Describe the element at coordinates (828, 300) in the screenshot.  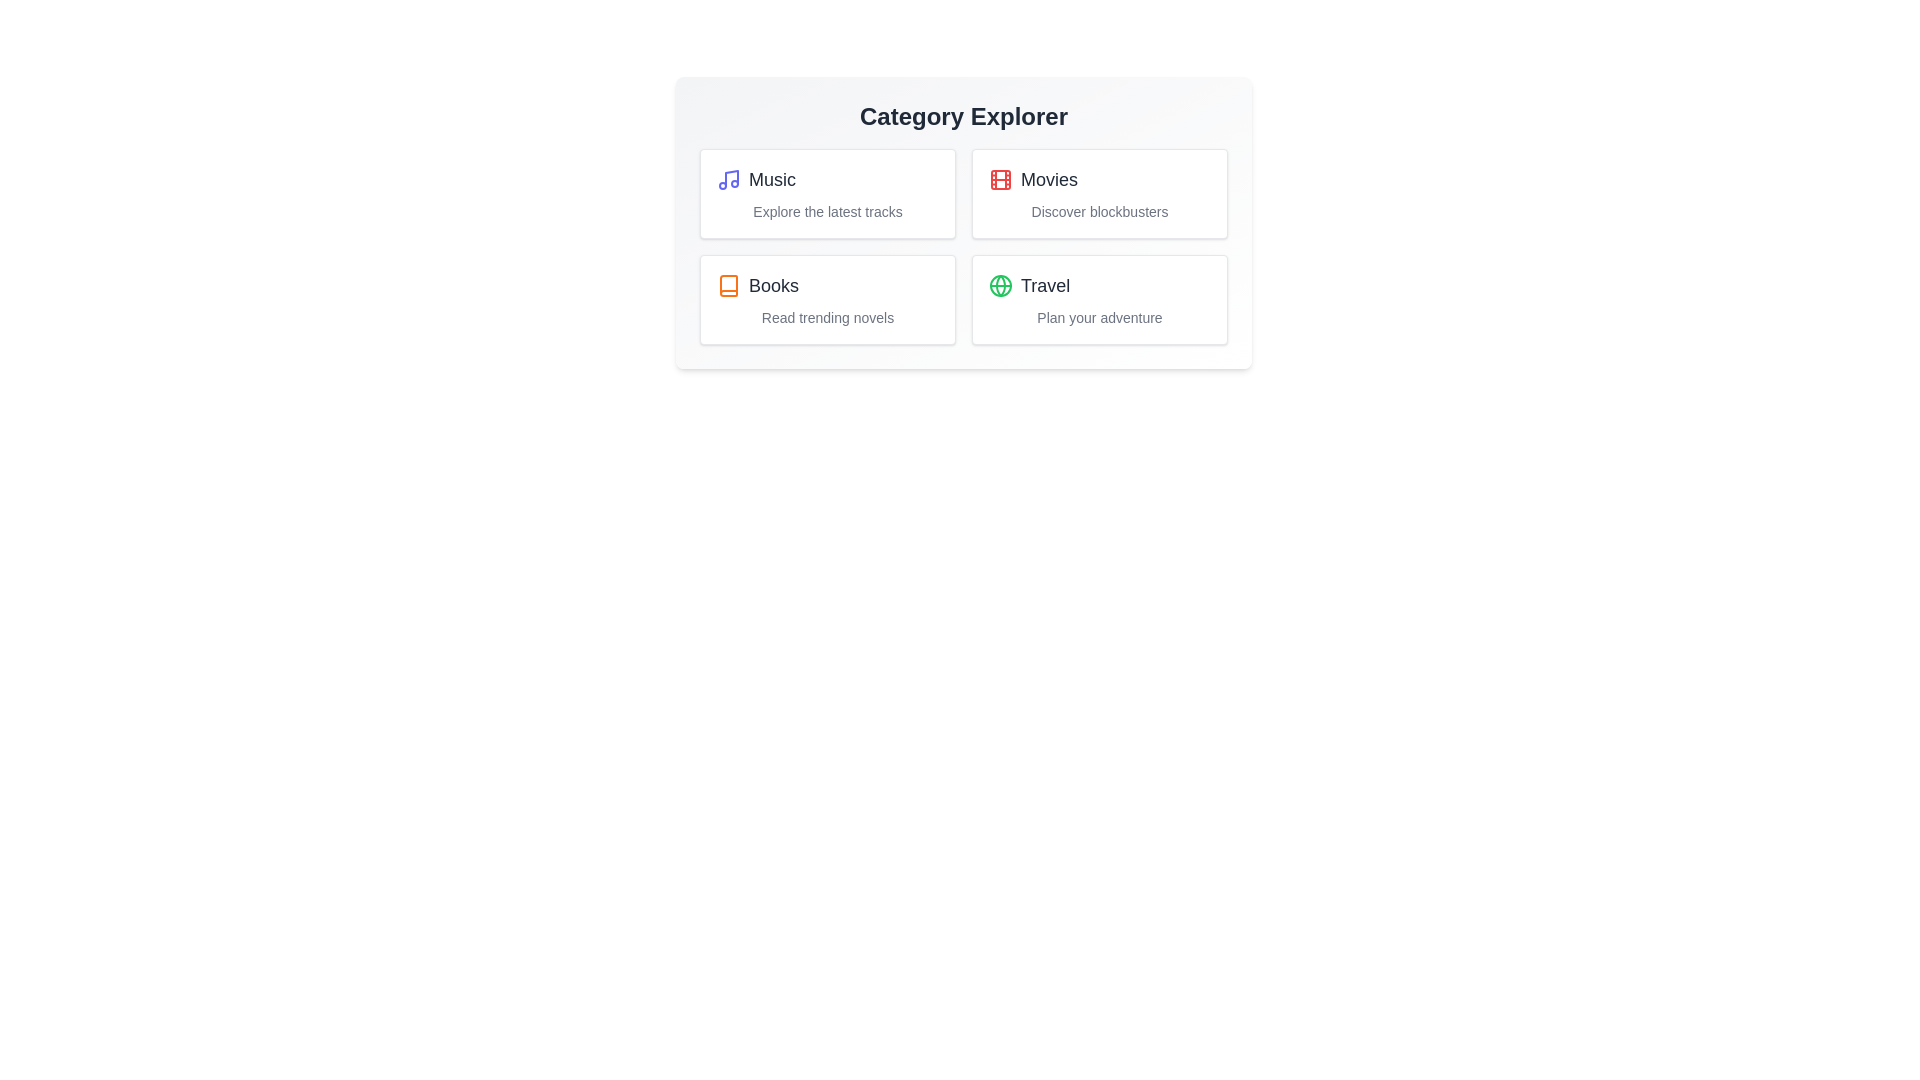
I see `the 'Books' category to select it` at that location.